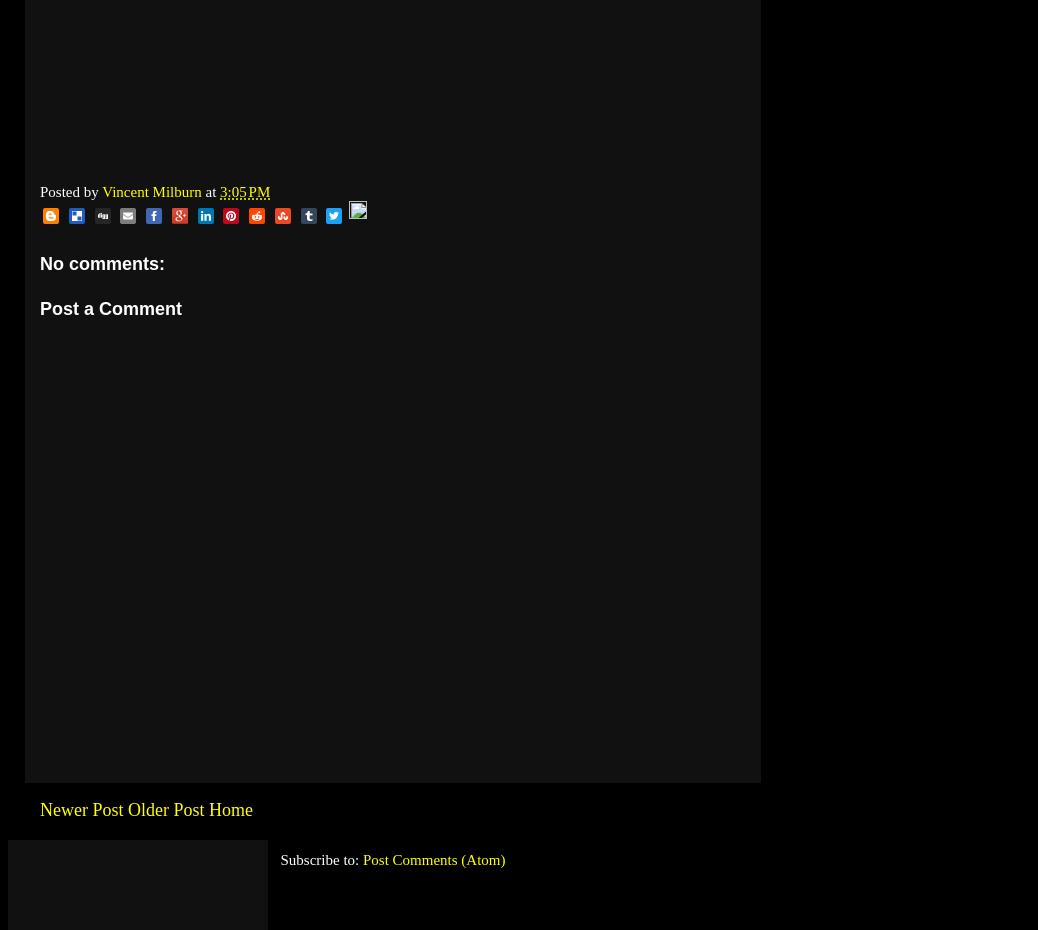 Image resolution: width=1038 pixels, height=930 pixels. I want to click on 'Older Post', so click(164, 809).